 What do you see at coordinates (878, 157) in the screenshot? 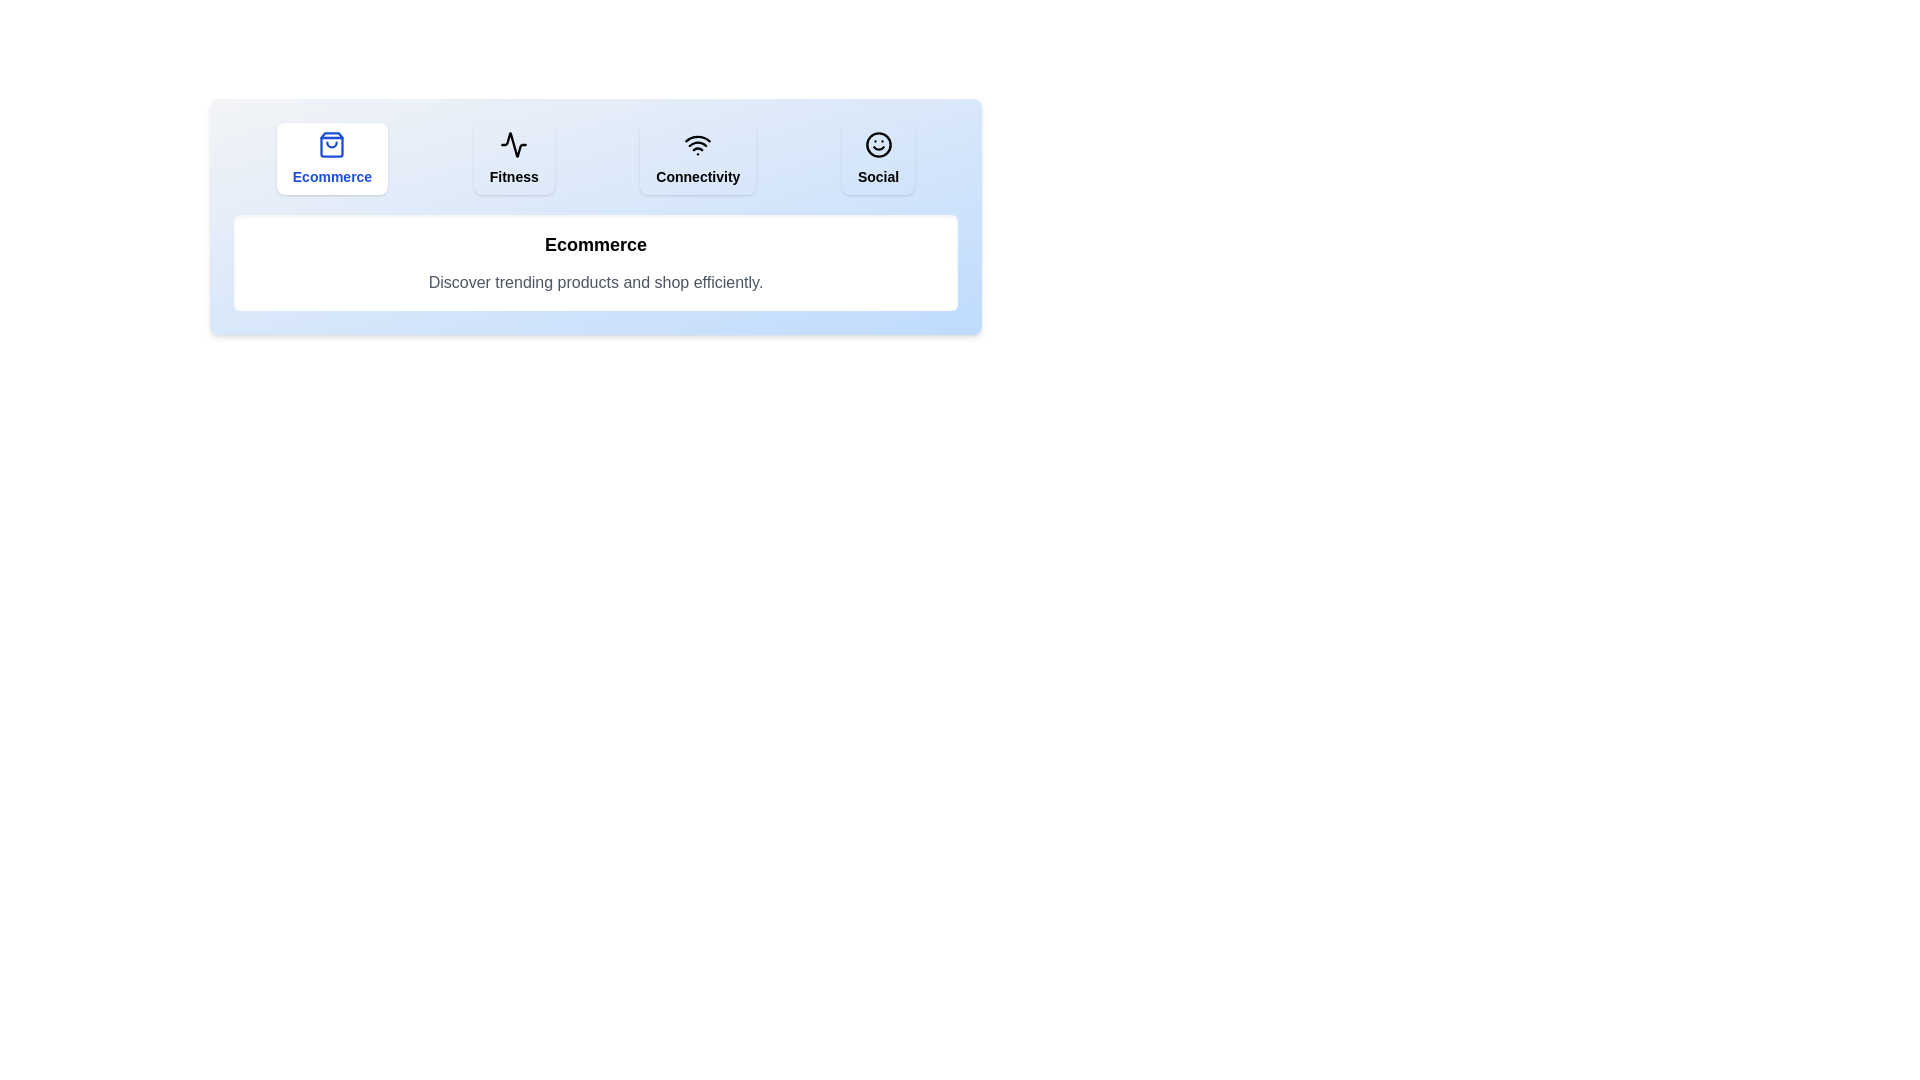
I see `the tab labeled Social to observe its hover effect` at bounding box center [878, 157].